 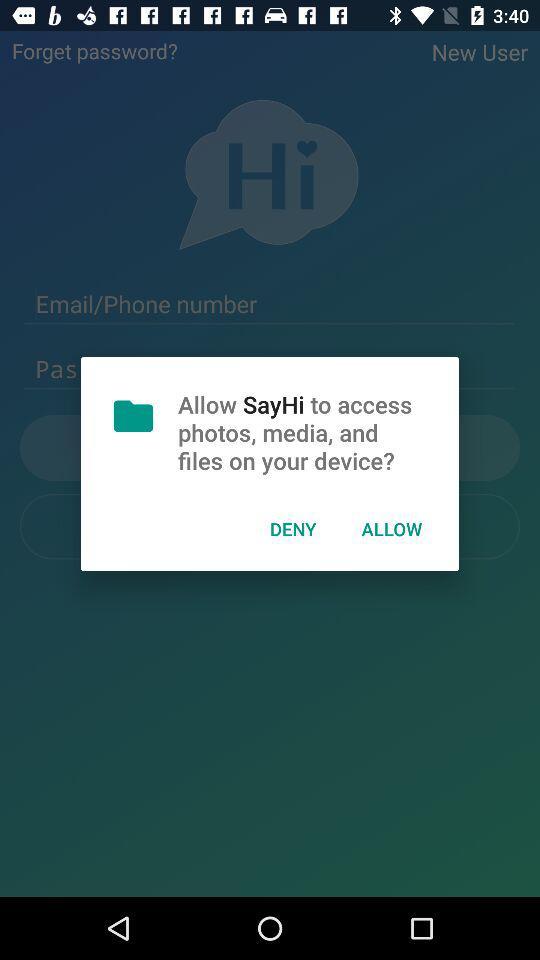 What do you see at coordinates (270, 304) in the screenshot?
I see `the text area which says emailphone number` at bounding box center [270, 304].